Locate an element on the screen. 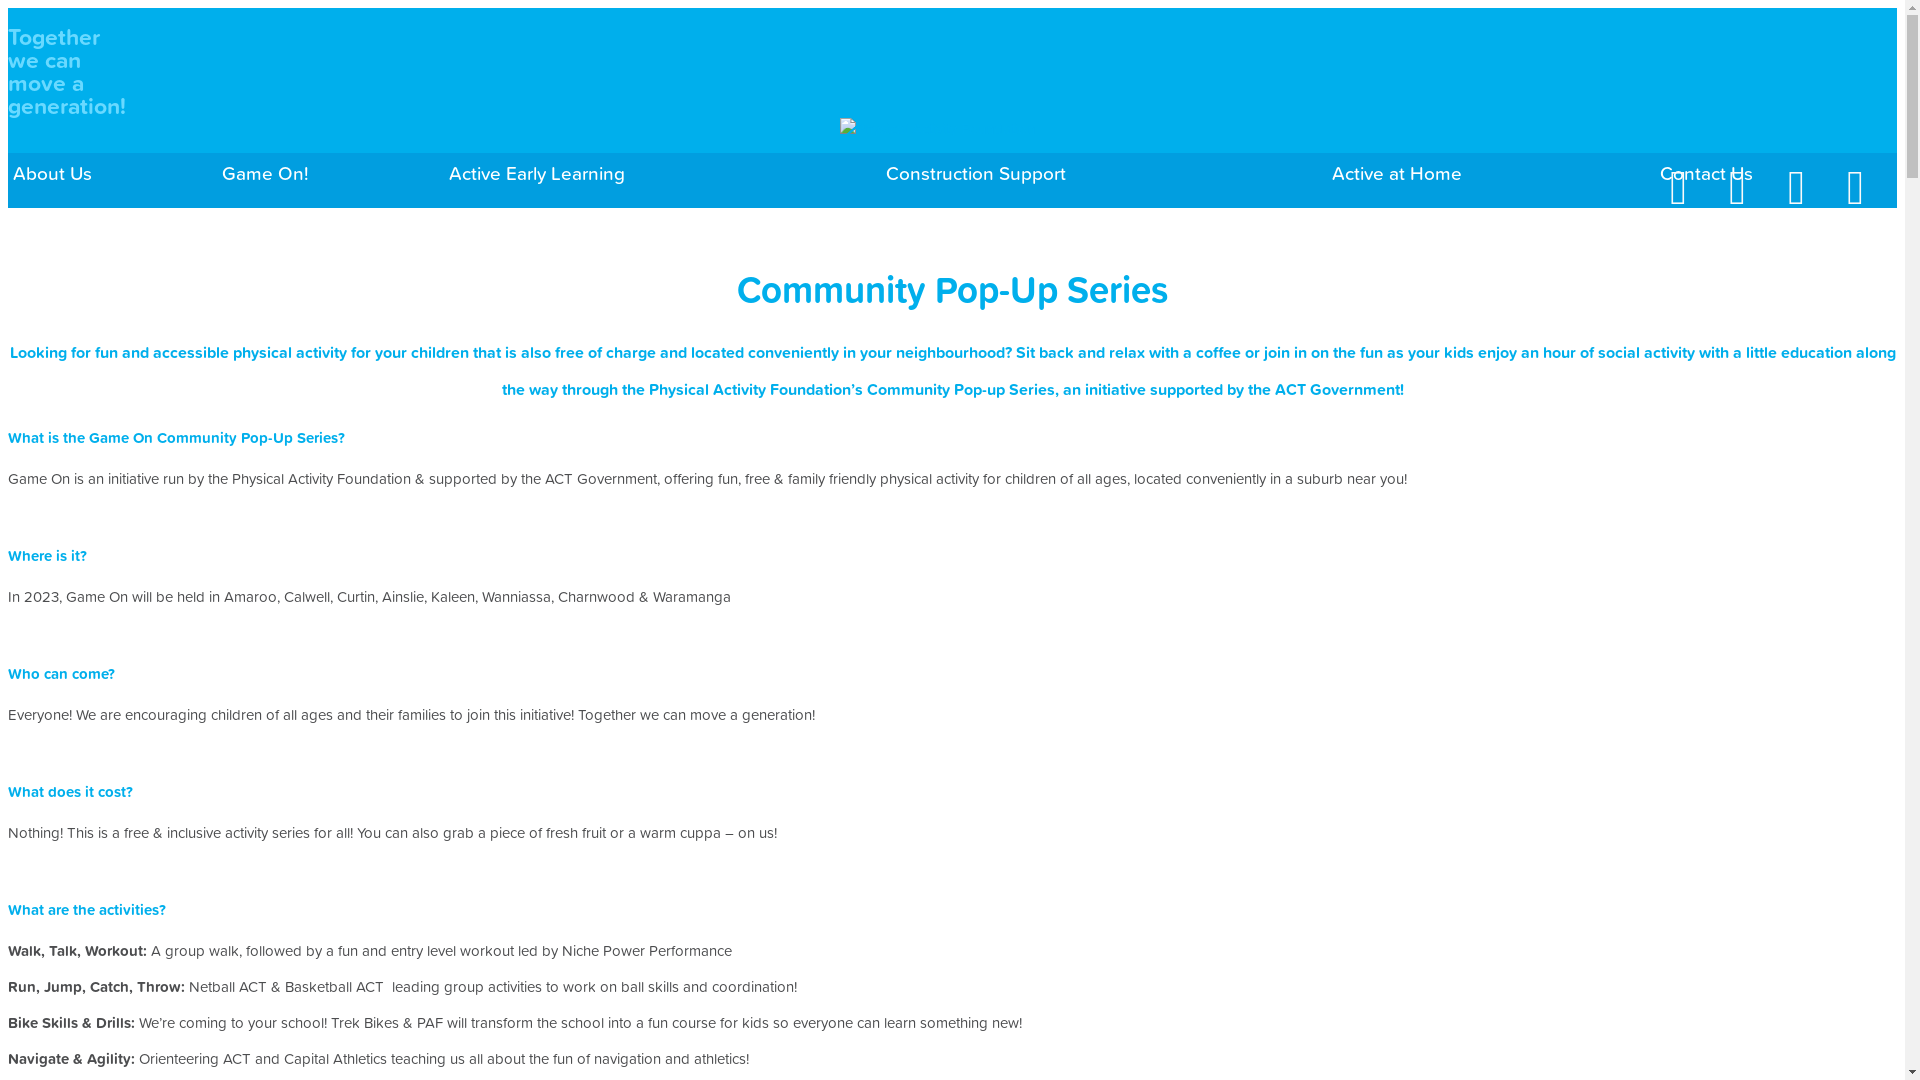 The image size is (1920, 1080). 'Twitter' is located at coordinates (1749, 219).